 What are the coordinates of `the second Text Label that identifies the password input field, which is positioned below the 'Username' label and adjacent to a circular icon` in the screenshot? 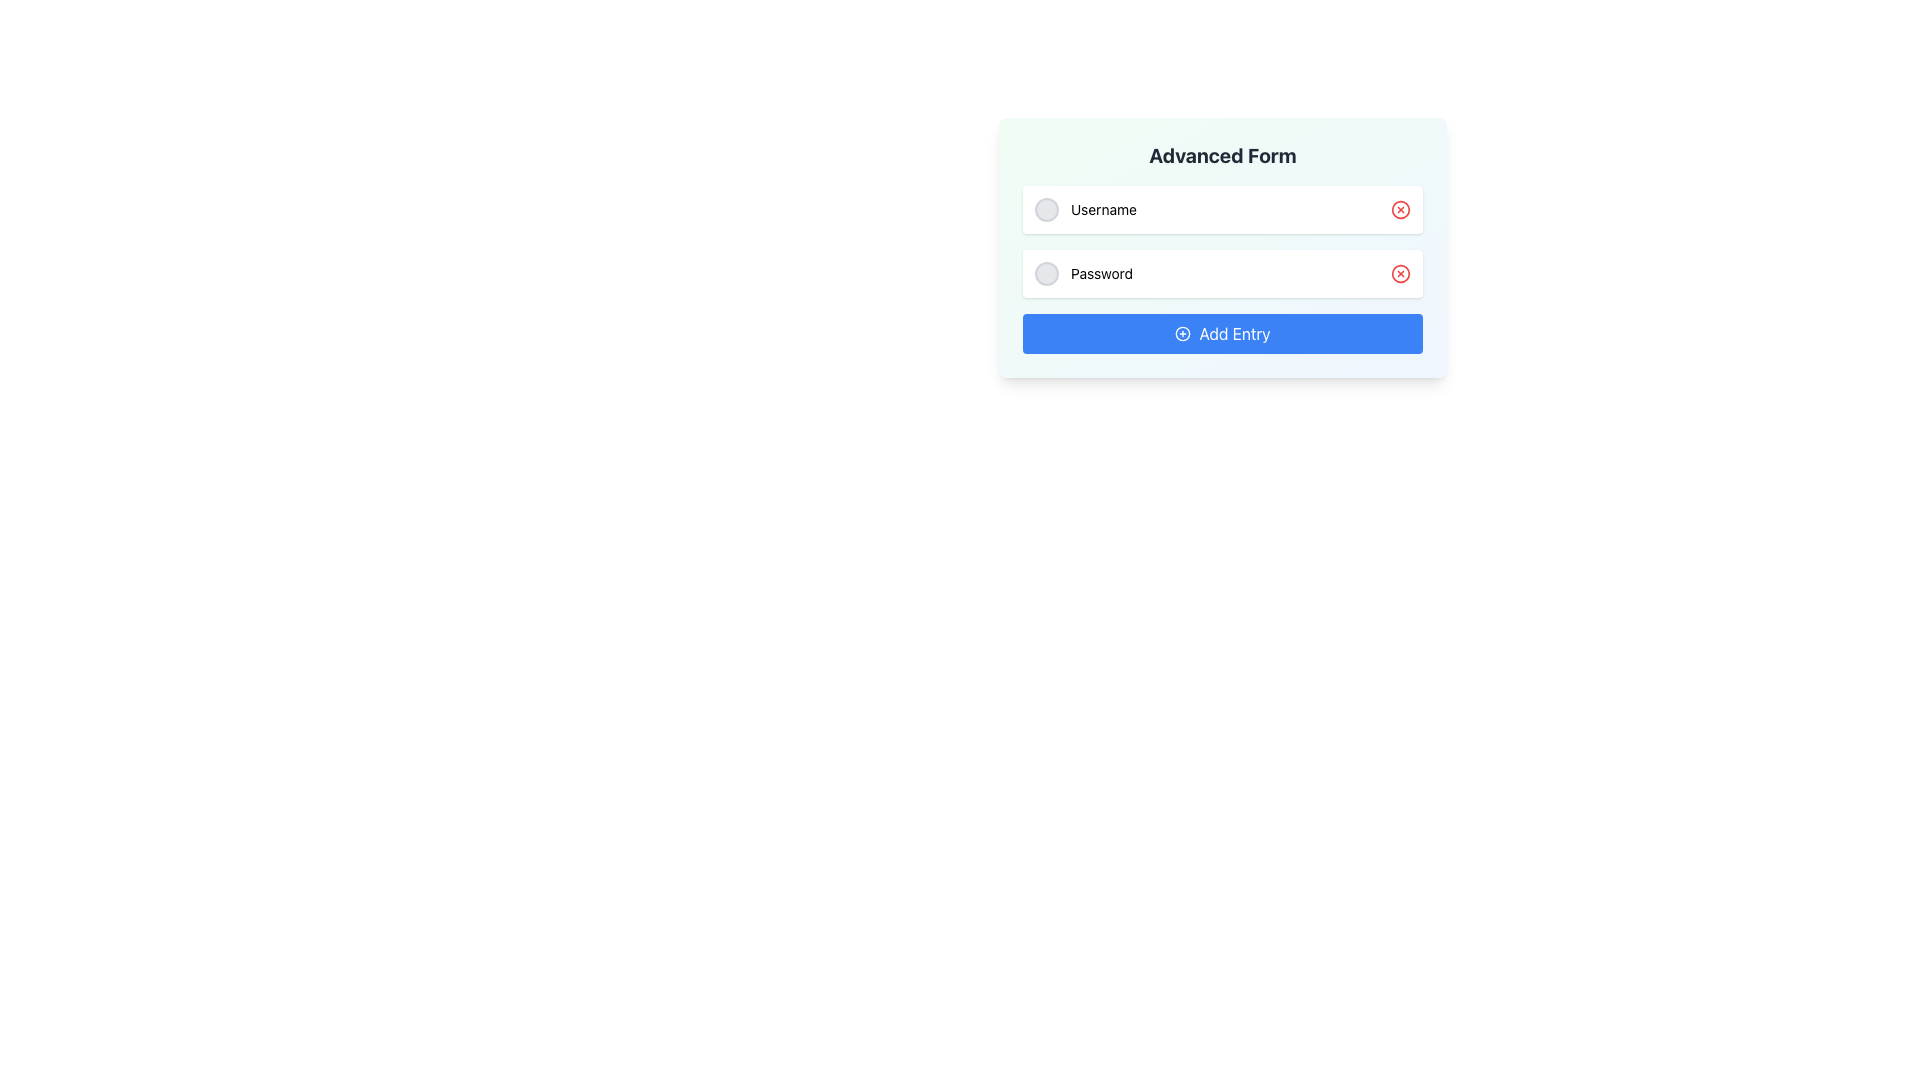 It's located at (1101, 273).